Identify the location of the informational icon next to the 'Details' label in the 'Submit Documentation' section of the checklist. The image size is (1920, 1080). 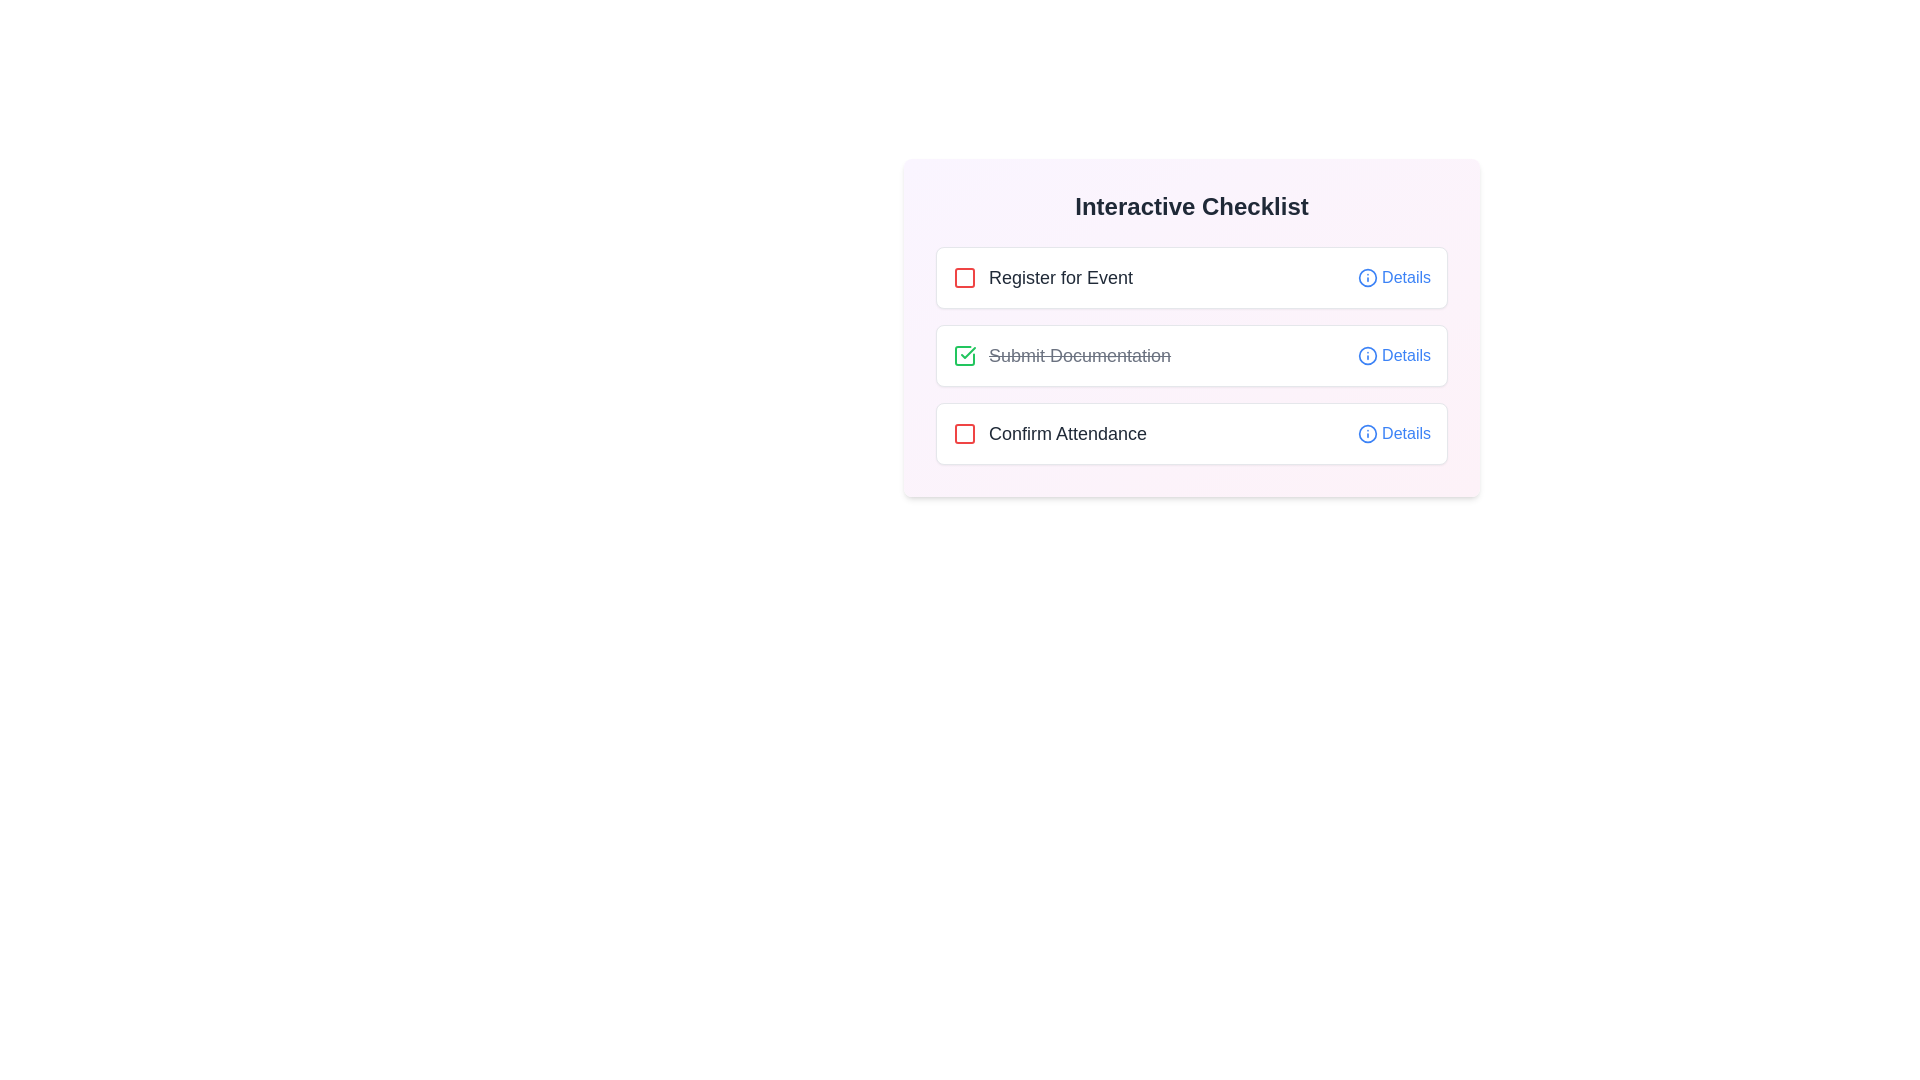
(1367, 354).